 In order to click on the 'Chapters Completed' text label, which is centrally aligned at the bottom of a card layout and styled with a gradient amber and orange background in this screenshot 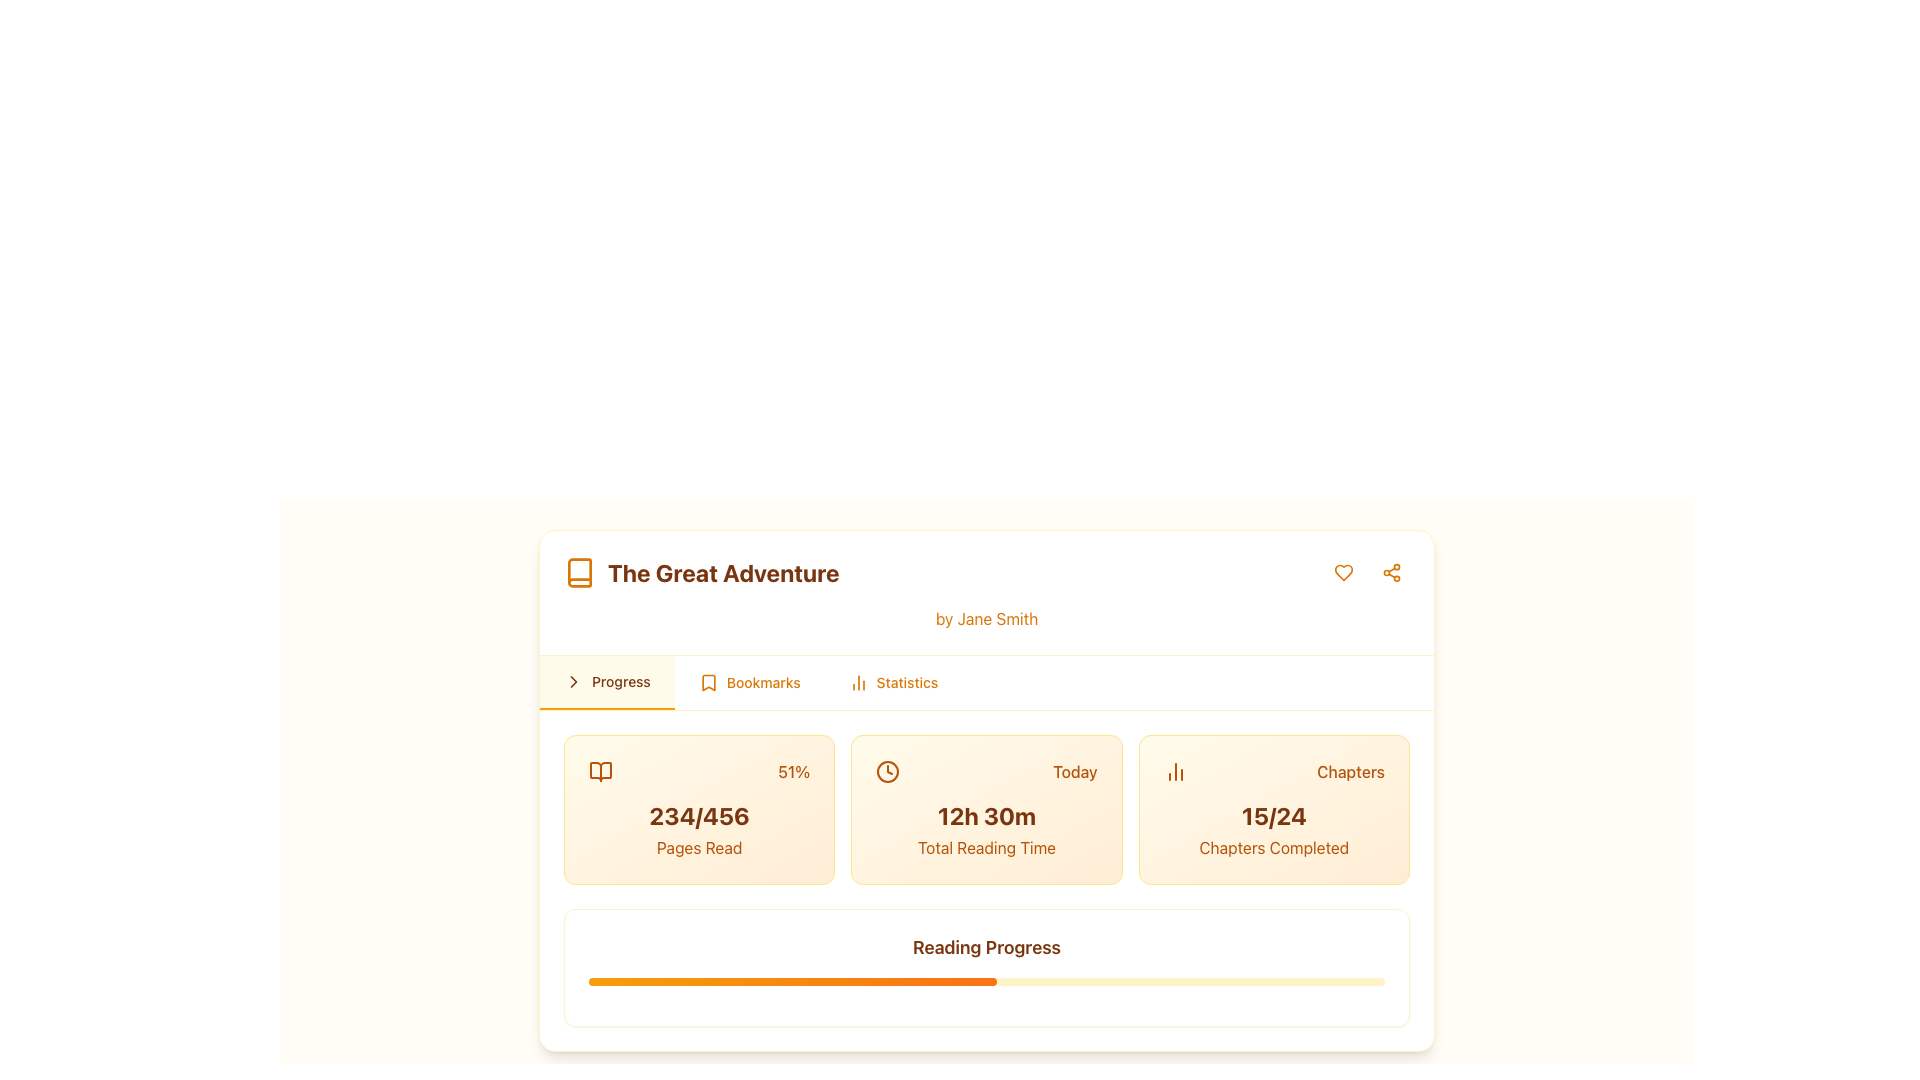, I will do `click(1273, 848)`.